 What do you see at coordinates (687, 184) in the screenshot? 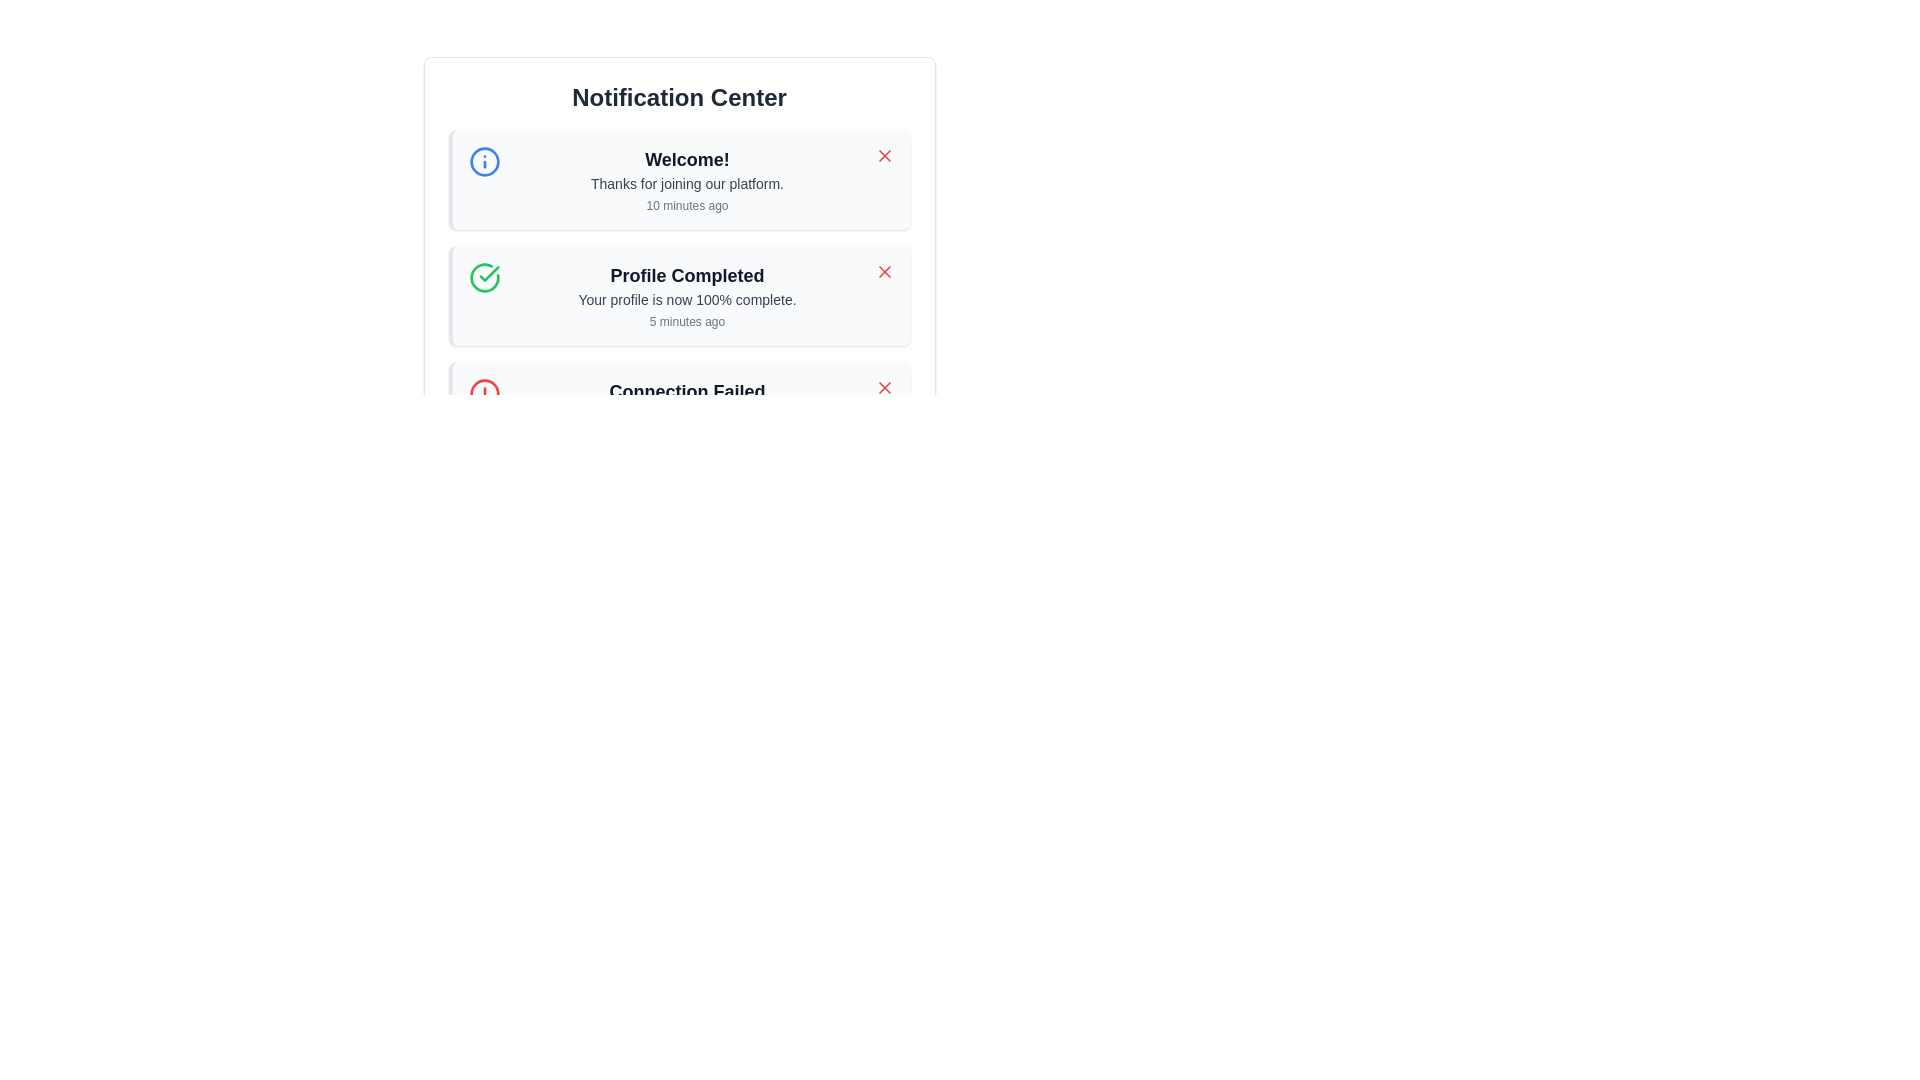
I see `the text content that provides further information related to the 'Welcome!' notification, which is located beneath the 'Welcome!' heading and above the '10 minutes ago' timestamp` at bounding box center [687, 184].